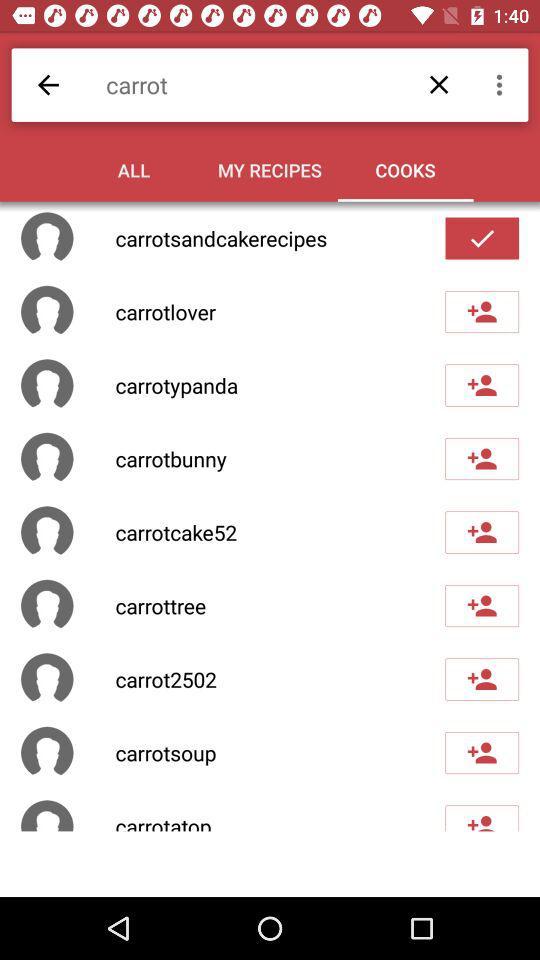 The width and height of the screenshot is (540, 960). I want to click on friend, so click(481, 384).